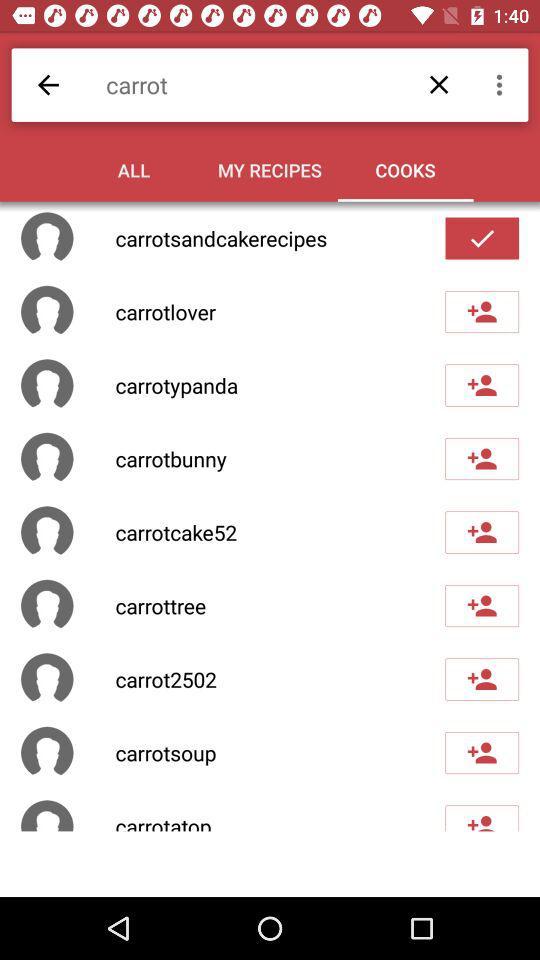 The width and height of the screenshot is (540, 960). I want to click on friend, so click(481, 384).